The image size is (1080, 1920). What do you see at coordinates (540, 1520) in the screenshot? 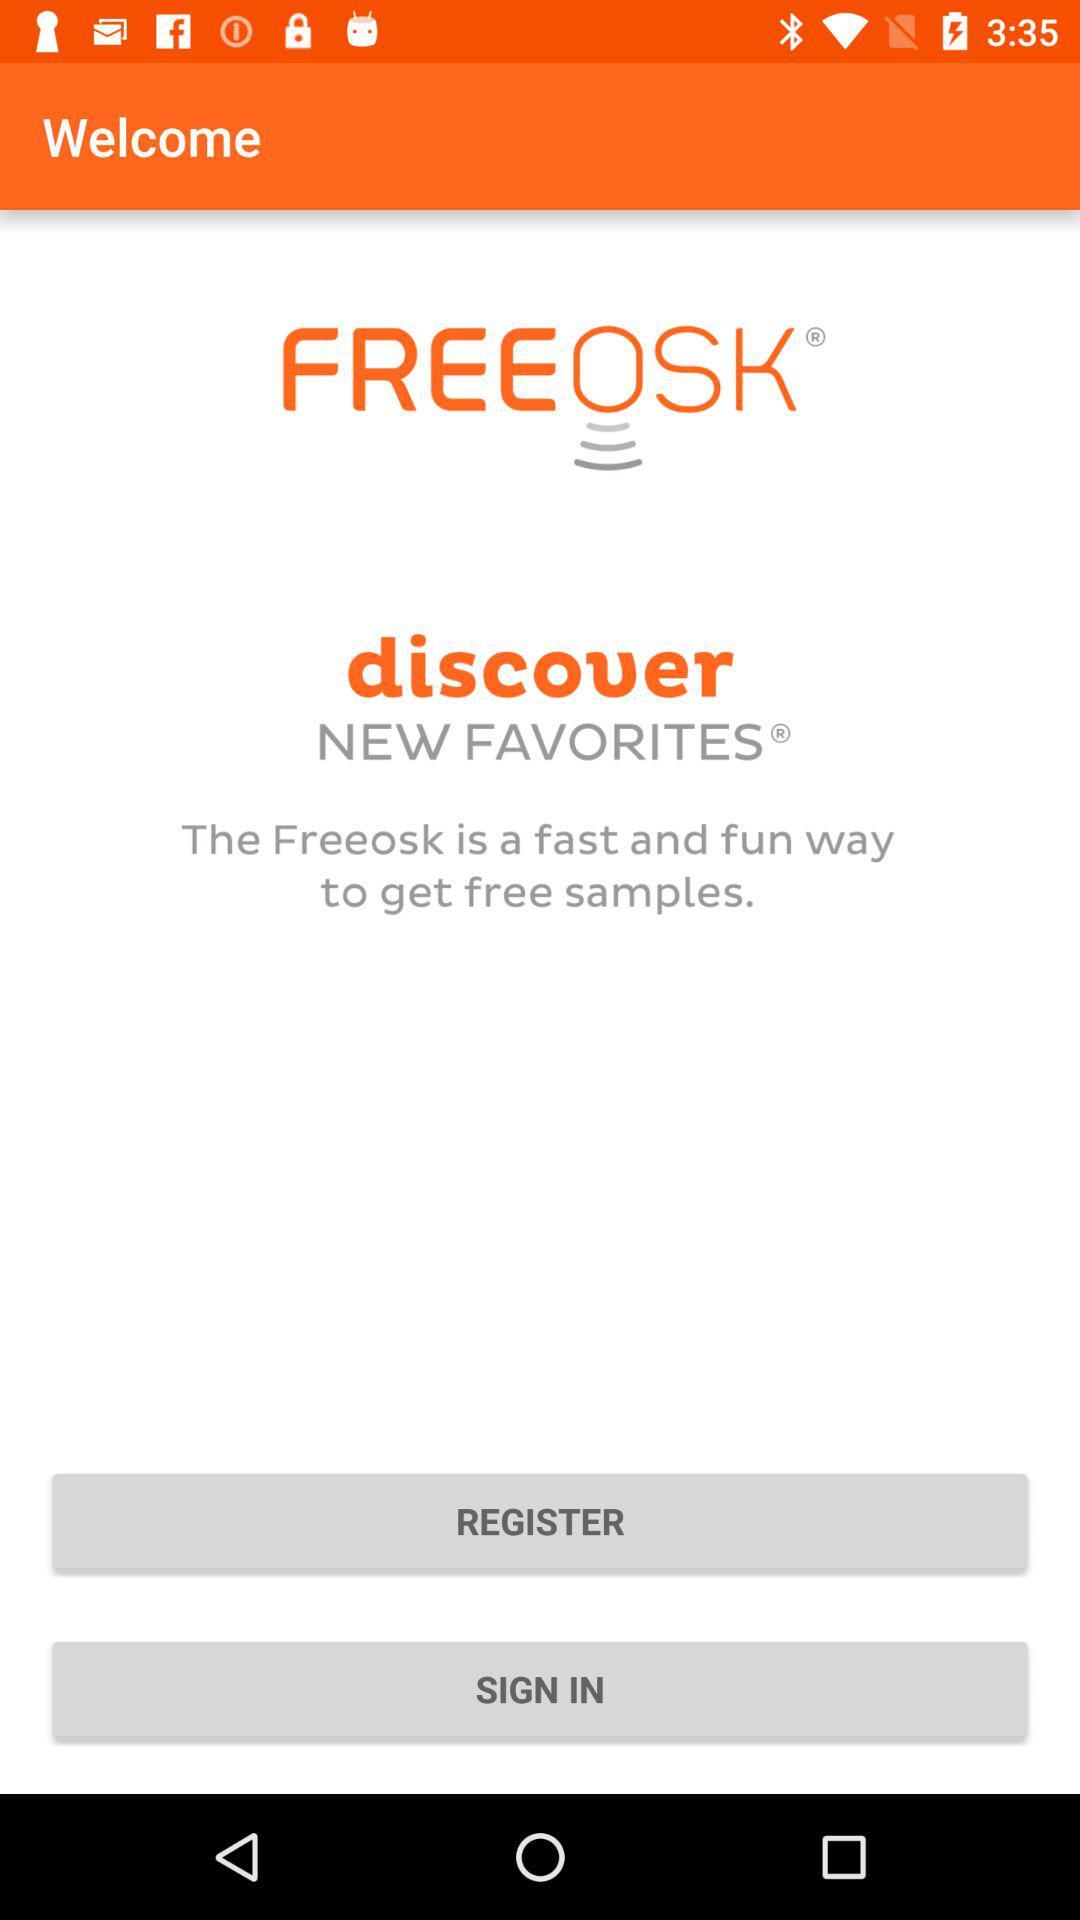
I see `register item` at bounding box center [540, 1520].